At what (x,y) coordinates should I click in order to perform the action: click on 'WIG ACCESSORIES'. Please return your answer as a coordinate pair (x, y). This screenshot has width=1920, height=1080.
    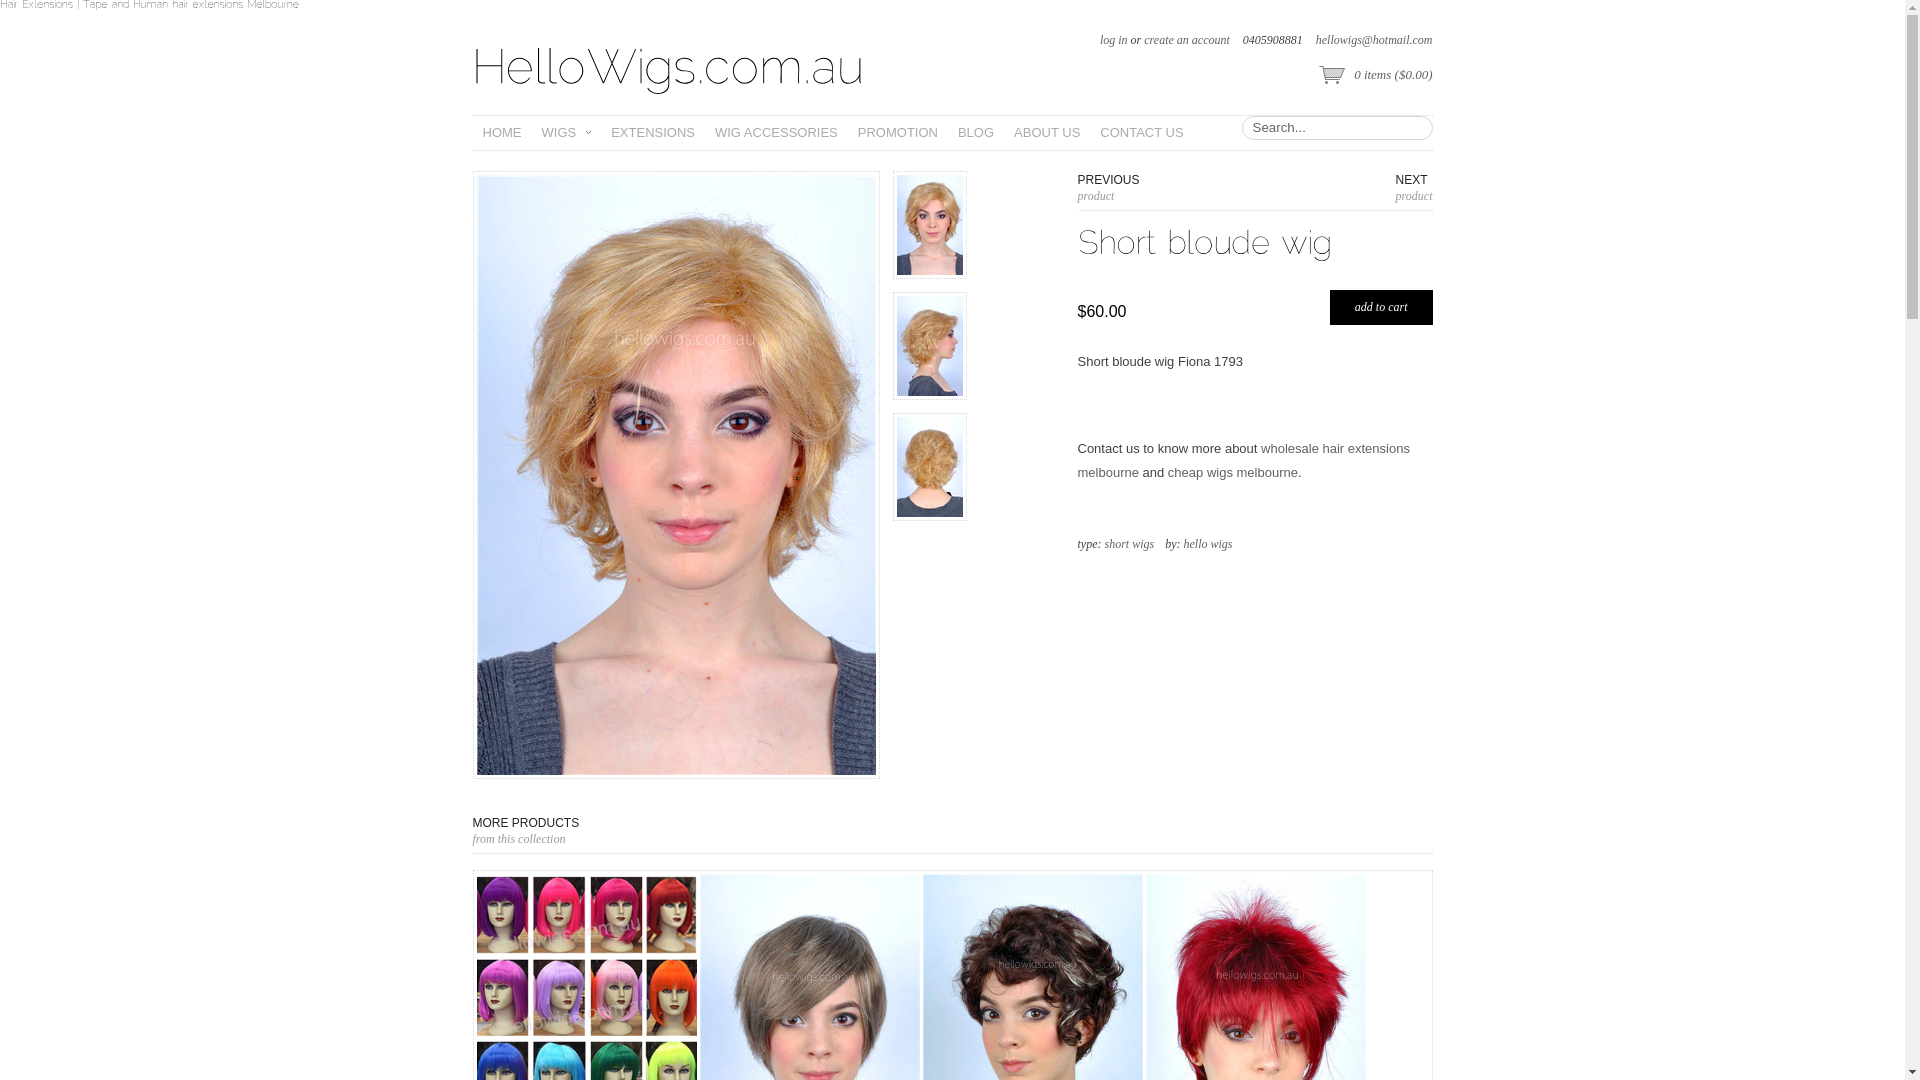
    Looking at the image, I should click on (705, 132).